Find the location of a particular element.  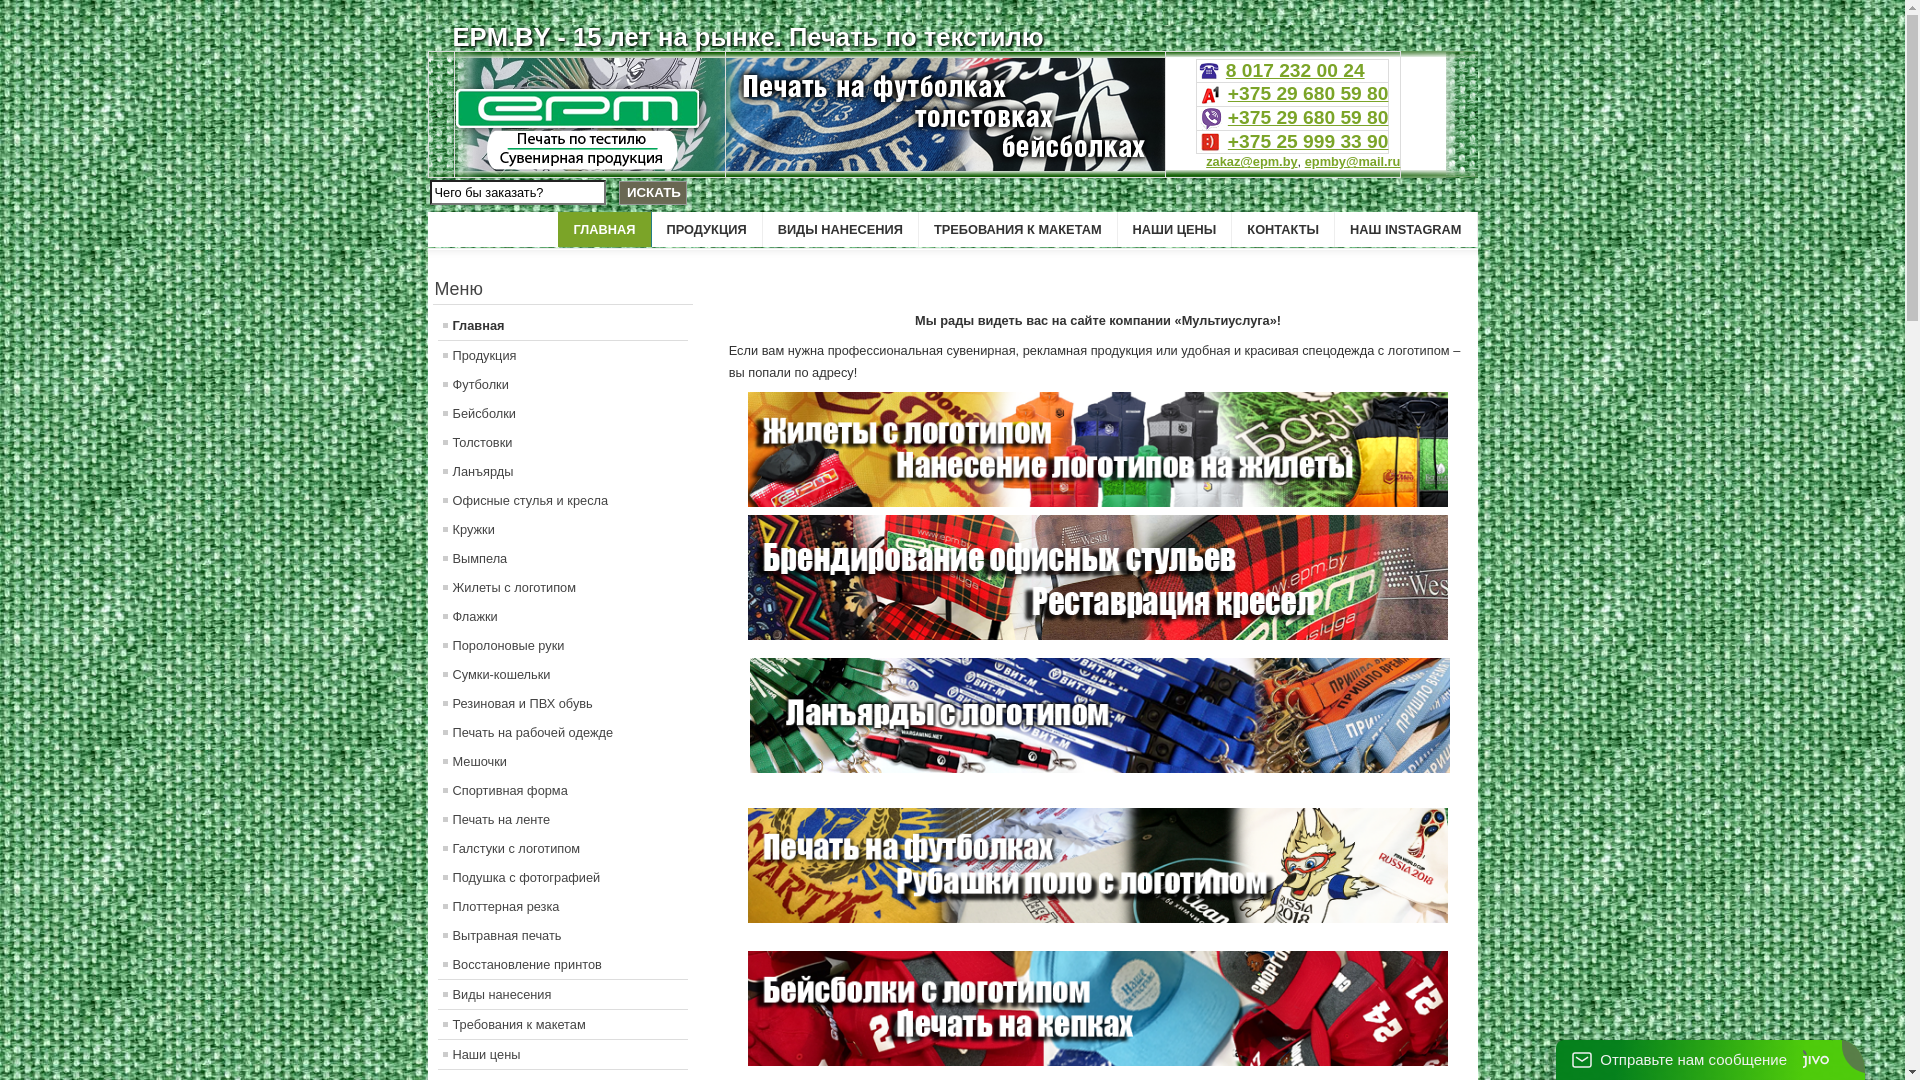

'zakaz@epm.by' is located at coordinates (1250, 160).